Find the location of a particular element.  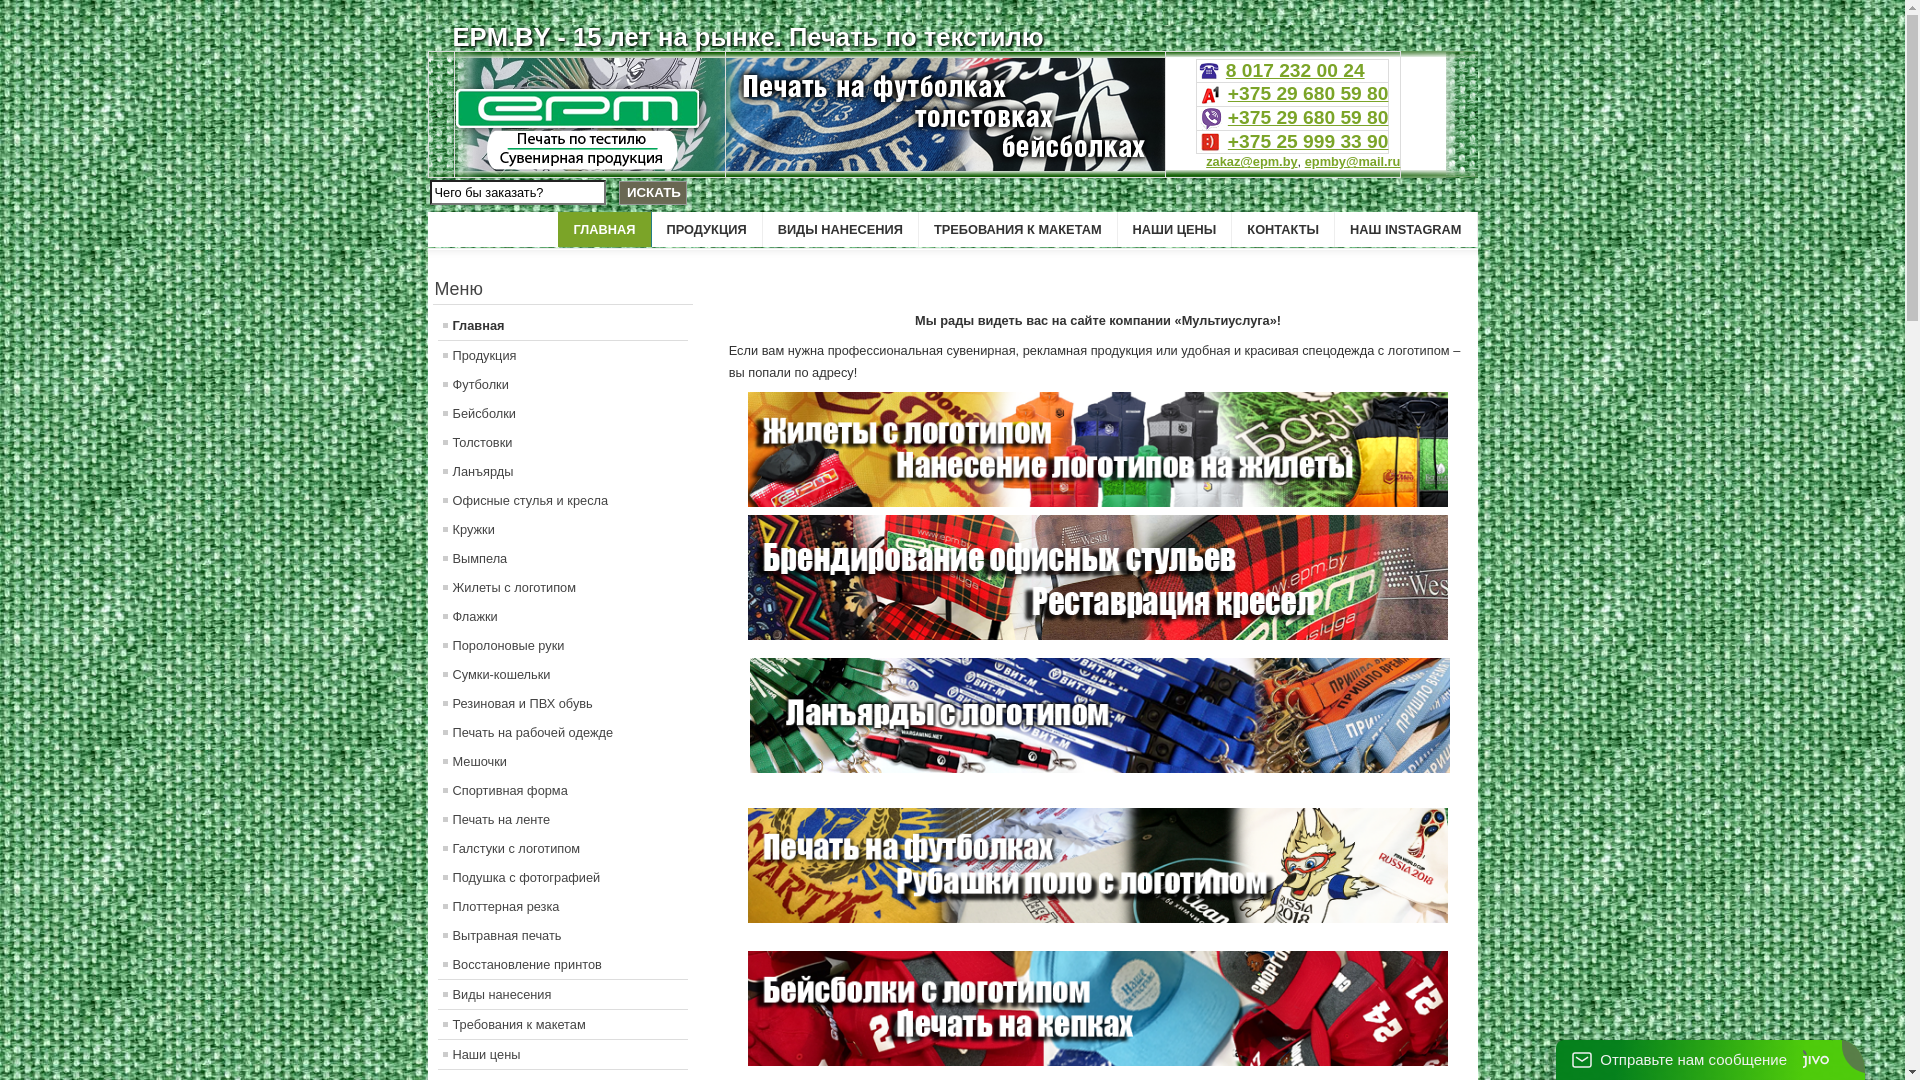

'zakaz@epm.by' is located at coordinates (1250, 160).